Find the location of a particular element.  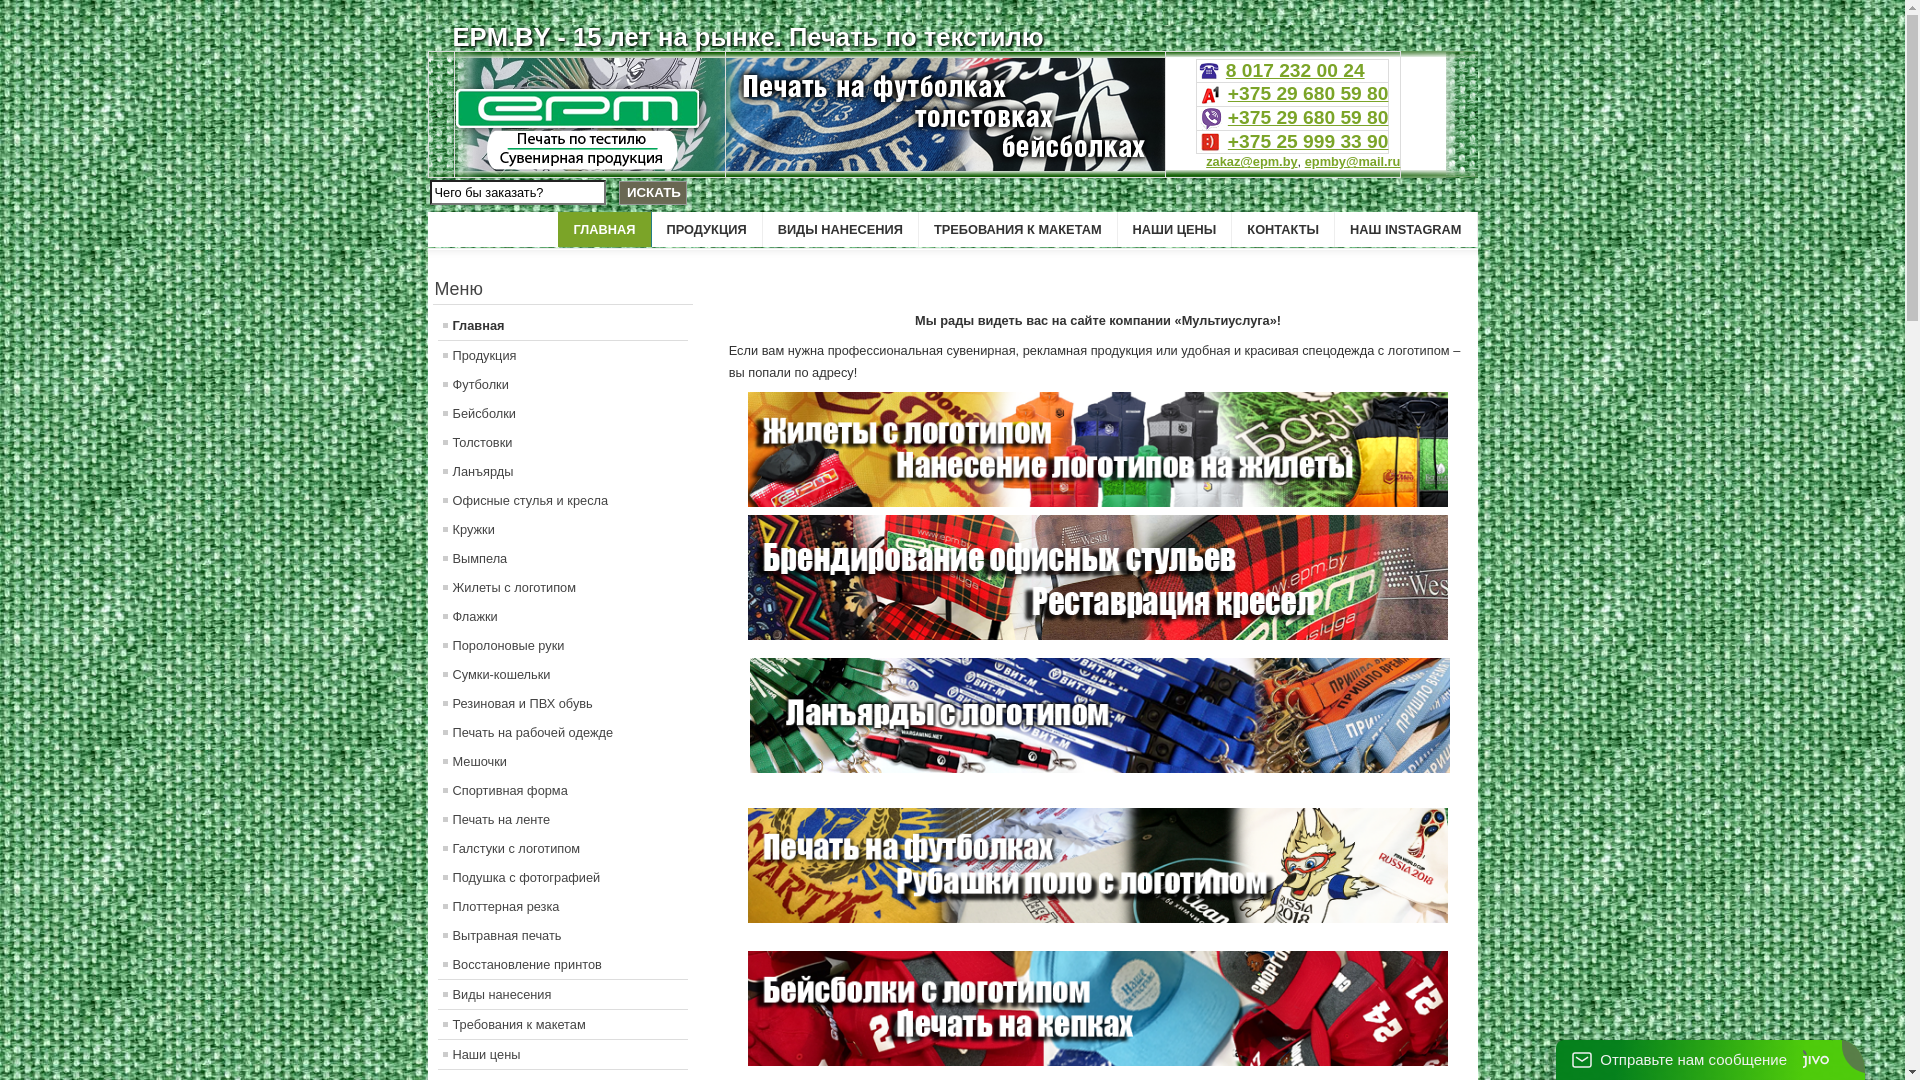

'zakaz@epm.by' is located at coordinates (1250, 160).